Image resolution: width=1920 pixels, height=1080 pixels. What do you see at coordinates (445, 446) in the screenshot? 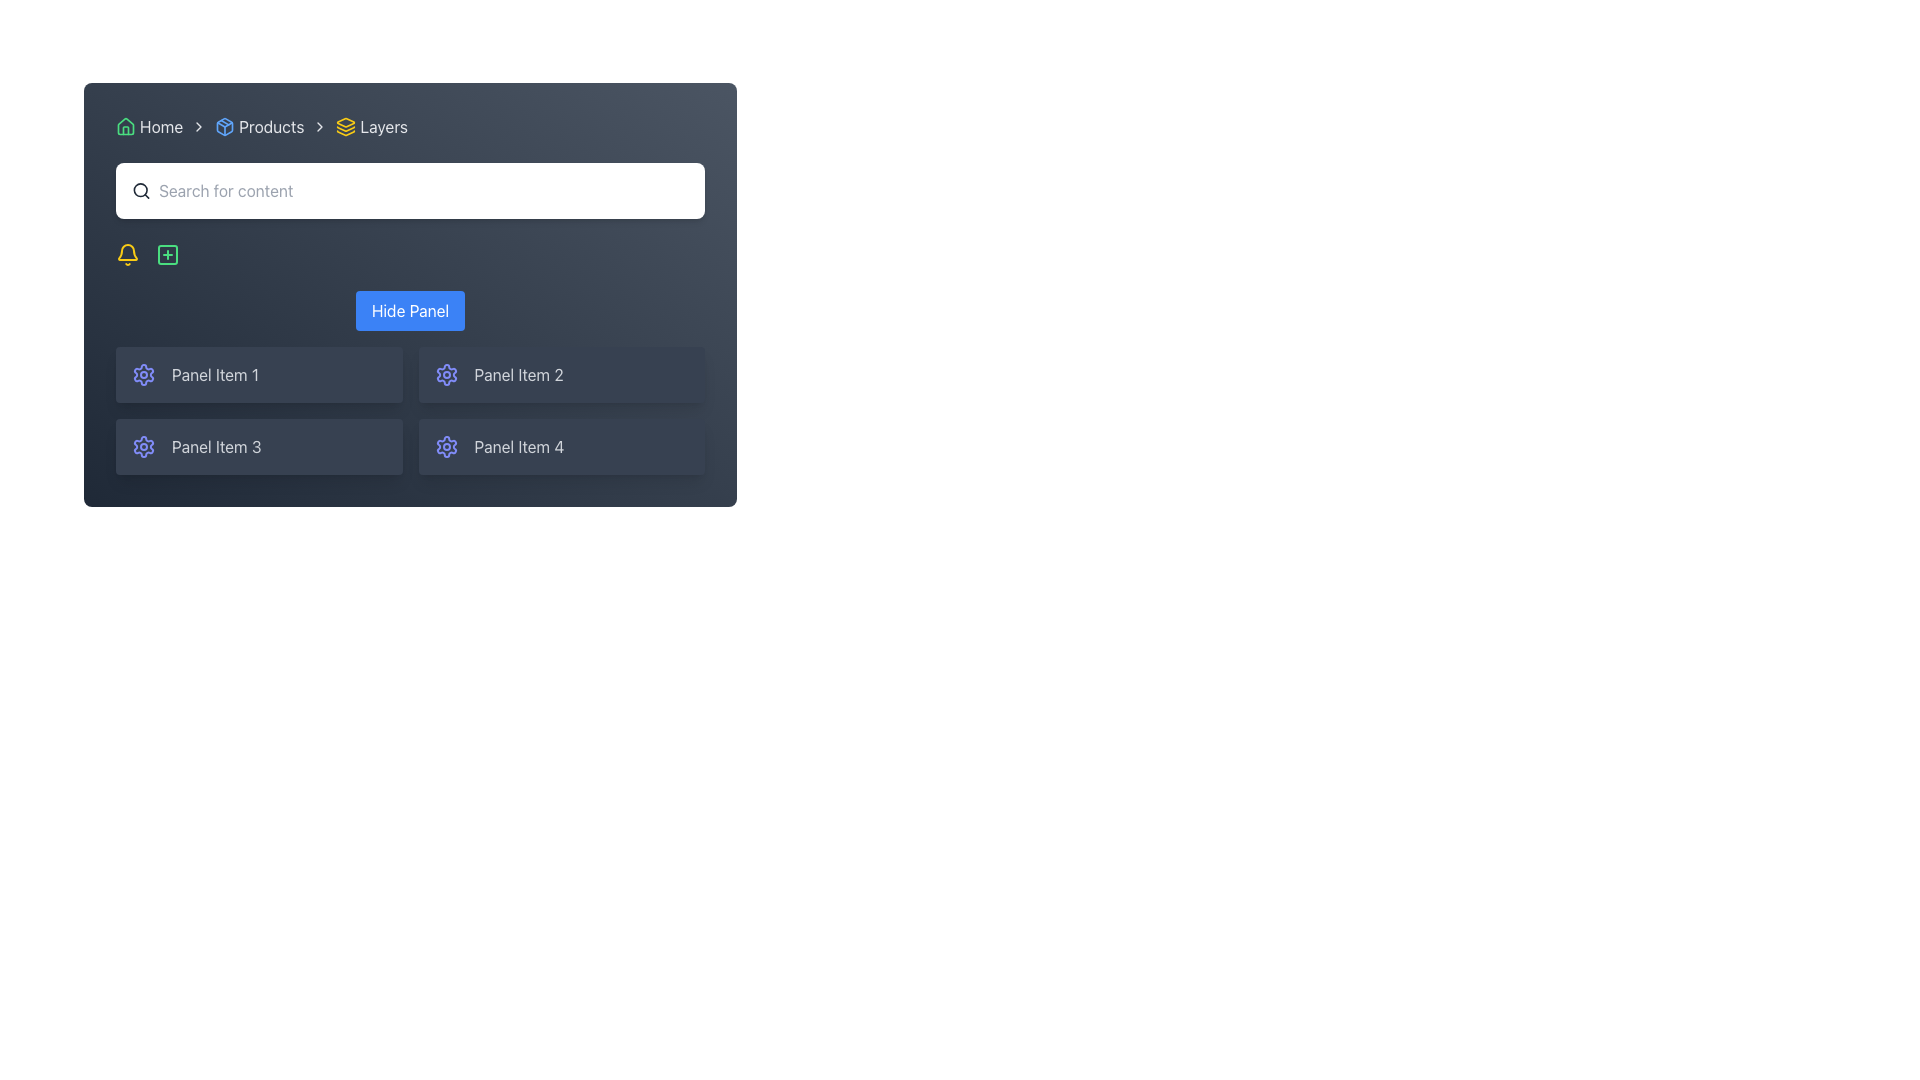
I see `the gear-shaped icon, which is dark indigo and located in the bottom right of the interface` at bounding box center [445, 446].